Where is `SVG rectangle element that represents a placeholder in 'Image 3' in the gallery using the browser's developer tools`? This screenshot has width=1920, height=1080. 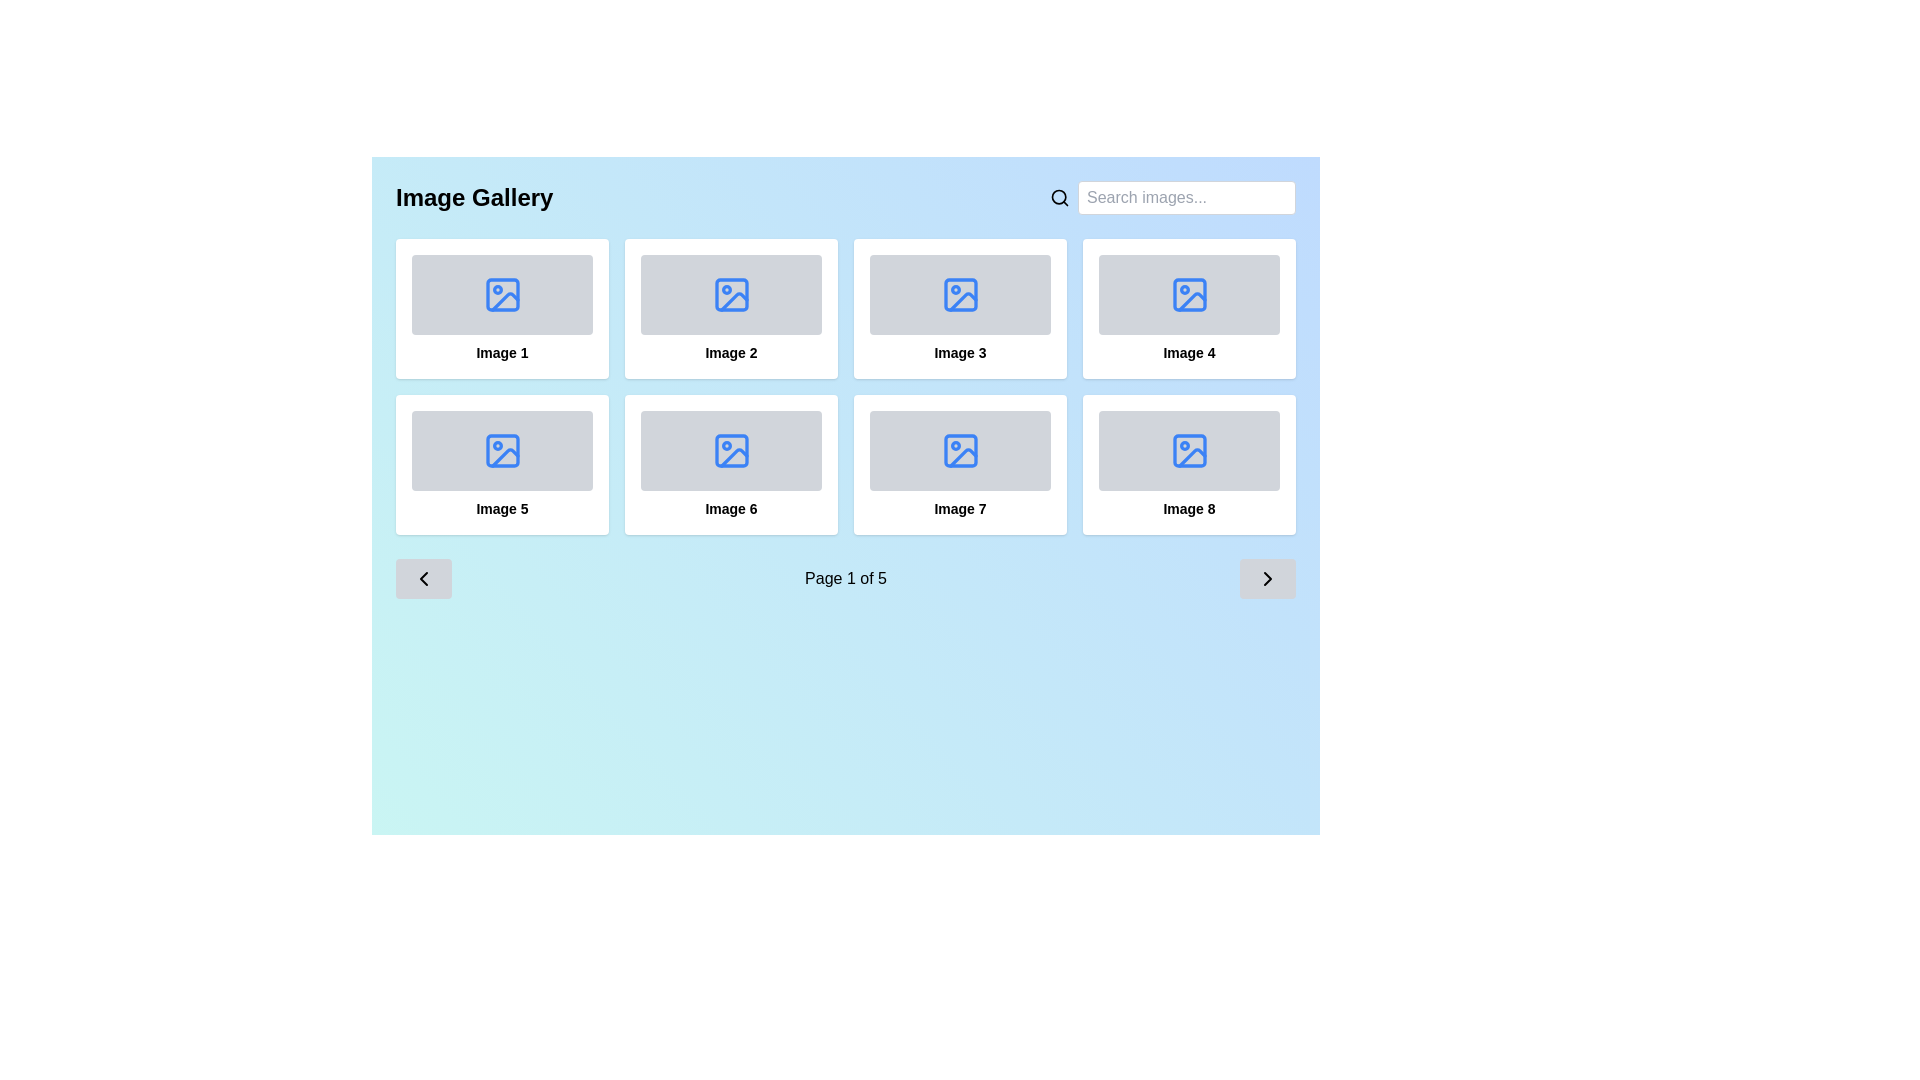
SVG rectangle element that represents a placeholder in 'Image 3' in the gallery using the browser's developer tools is located at coordinates (960, 294).